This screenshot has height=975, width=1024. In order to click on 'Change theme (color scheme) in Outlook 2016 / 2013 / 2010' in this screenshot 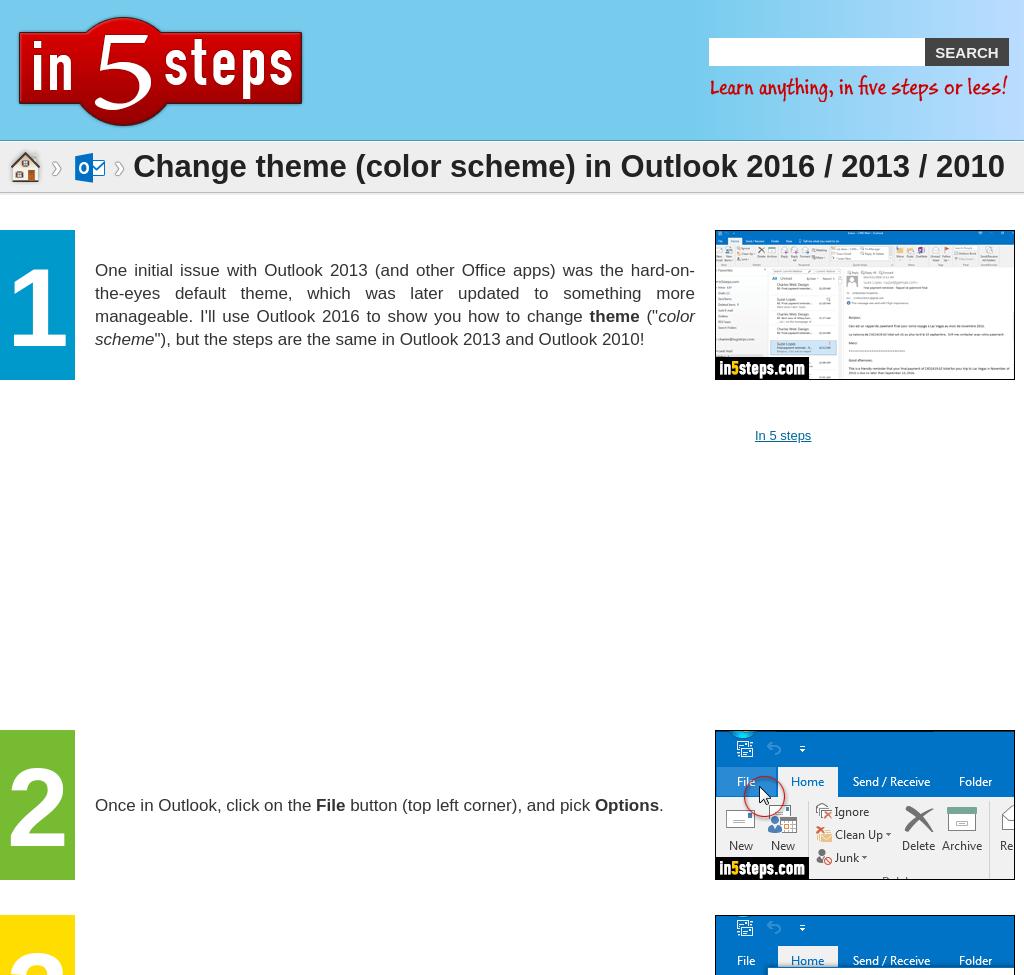, I will do `click(567, 165)`.